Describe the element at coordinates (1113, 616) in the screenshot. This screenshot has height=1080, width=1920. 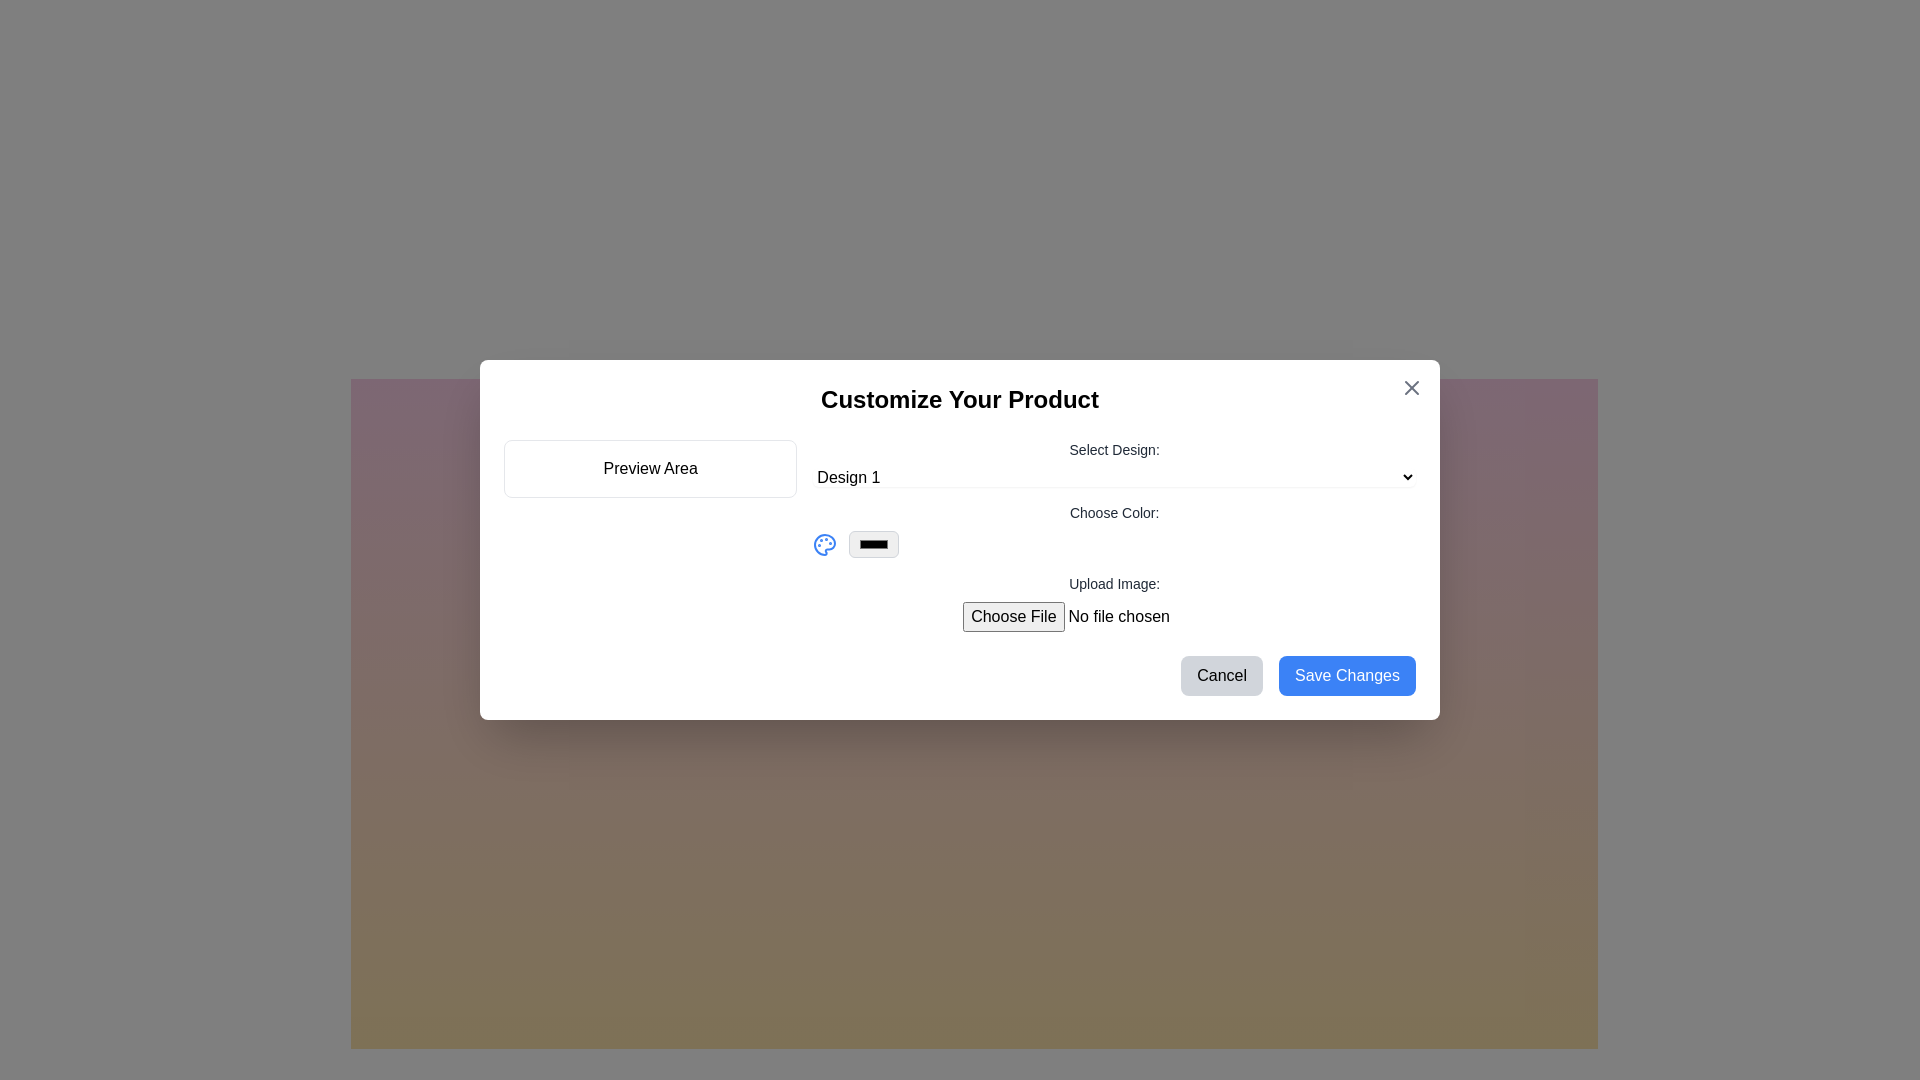
I see `the 'Choose File' button in the 'Upload Image:' section` at that location.